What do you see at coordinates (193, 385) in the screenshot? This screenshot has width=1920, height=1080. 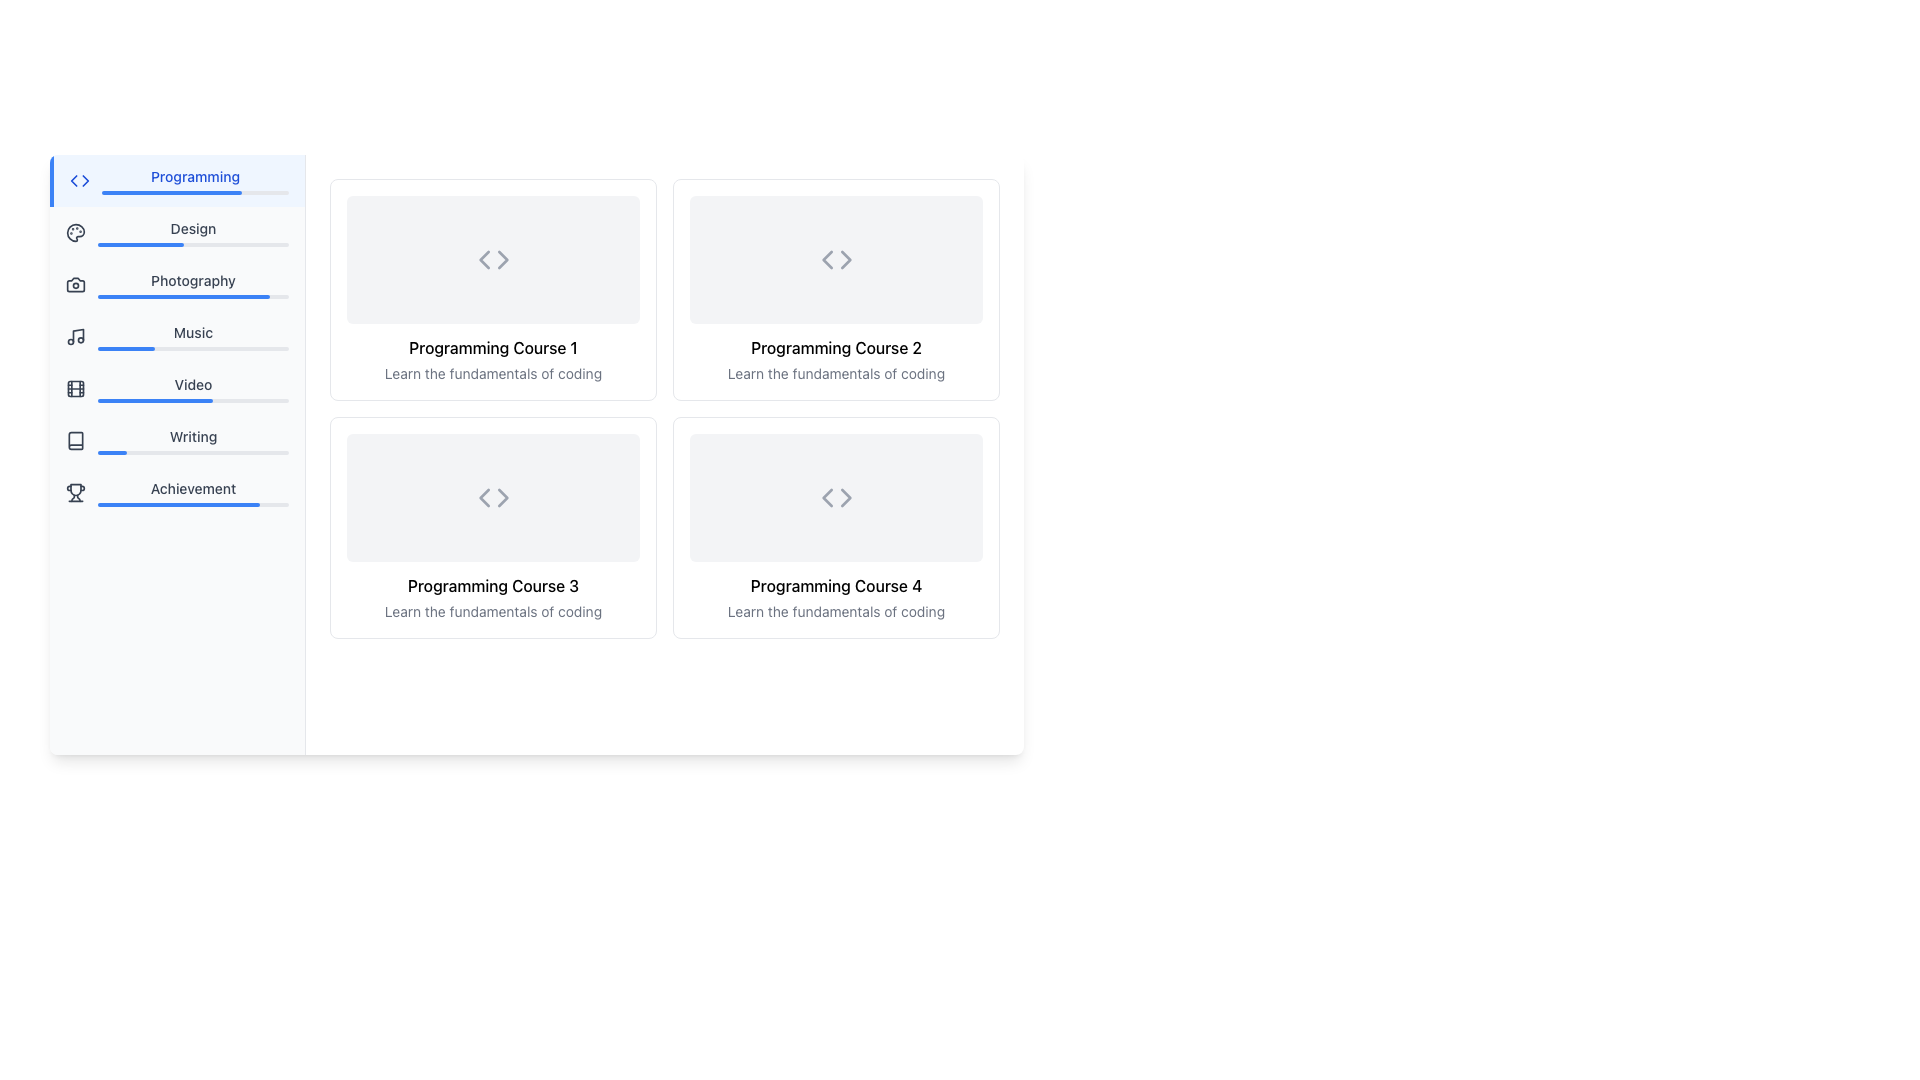 I see `the 'Video' label in the vertical menu on the left sidebar, which is positioned below the 'Music' menu item and above the 'Writing' menu item` at bounding box center [193, 385].